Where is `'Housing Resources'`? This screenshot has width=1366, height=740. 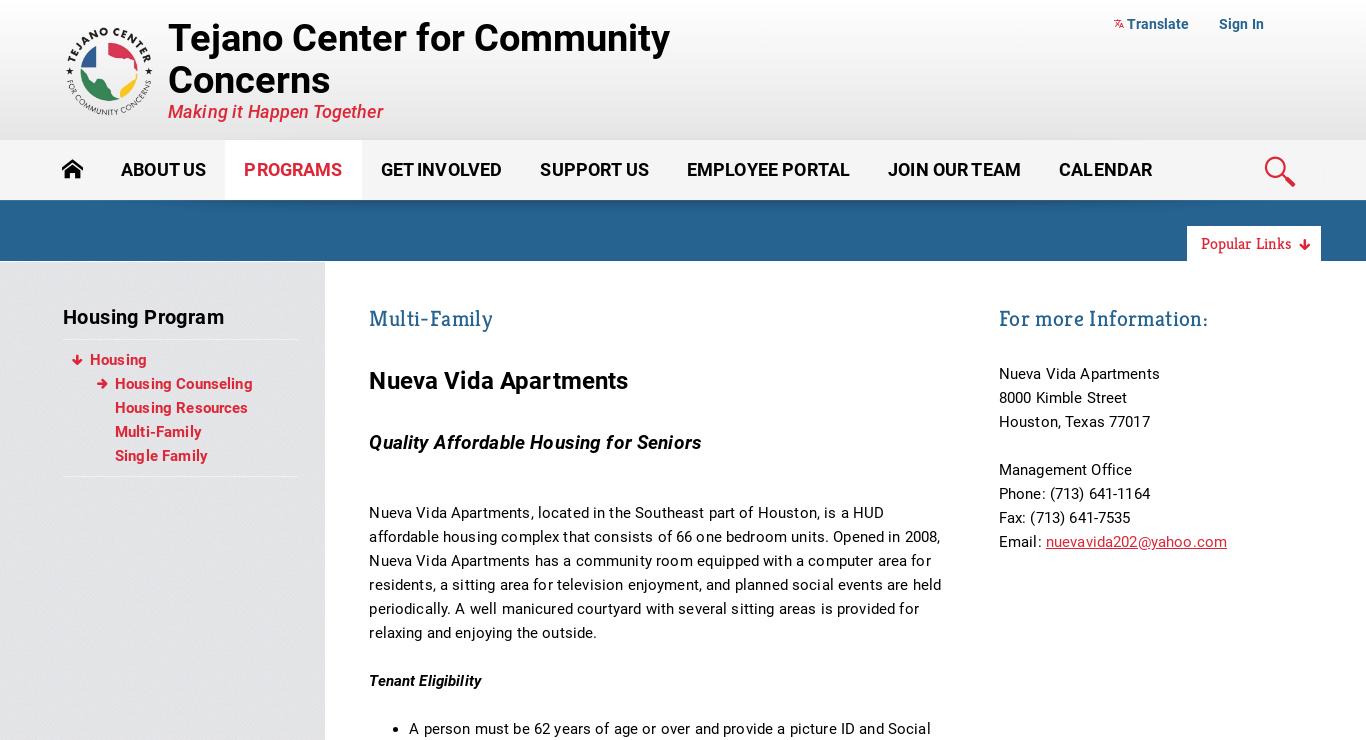 'Housing Resources' is located at coordinates (114, 408).